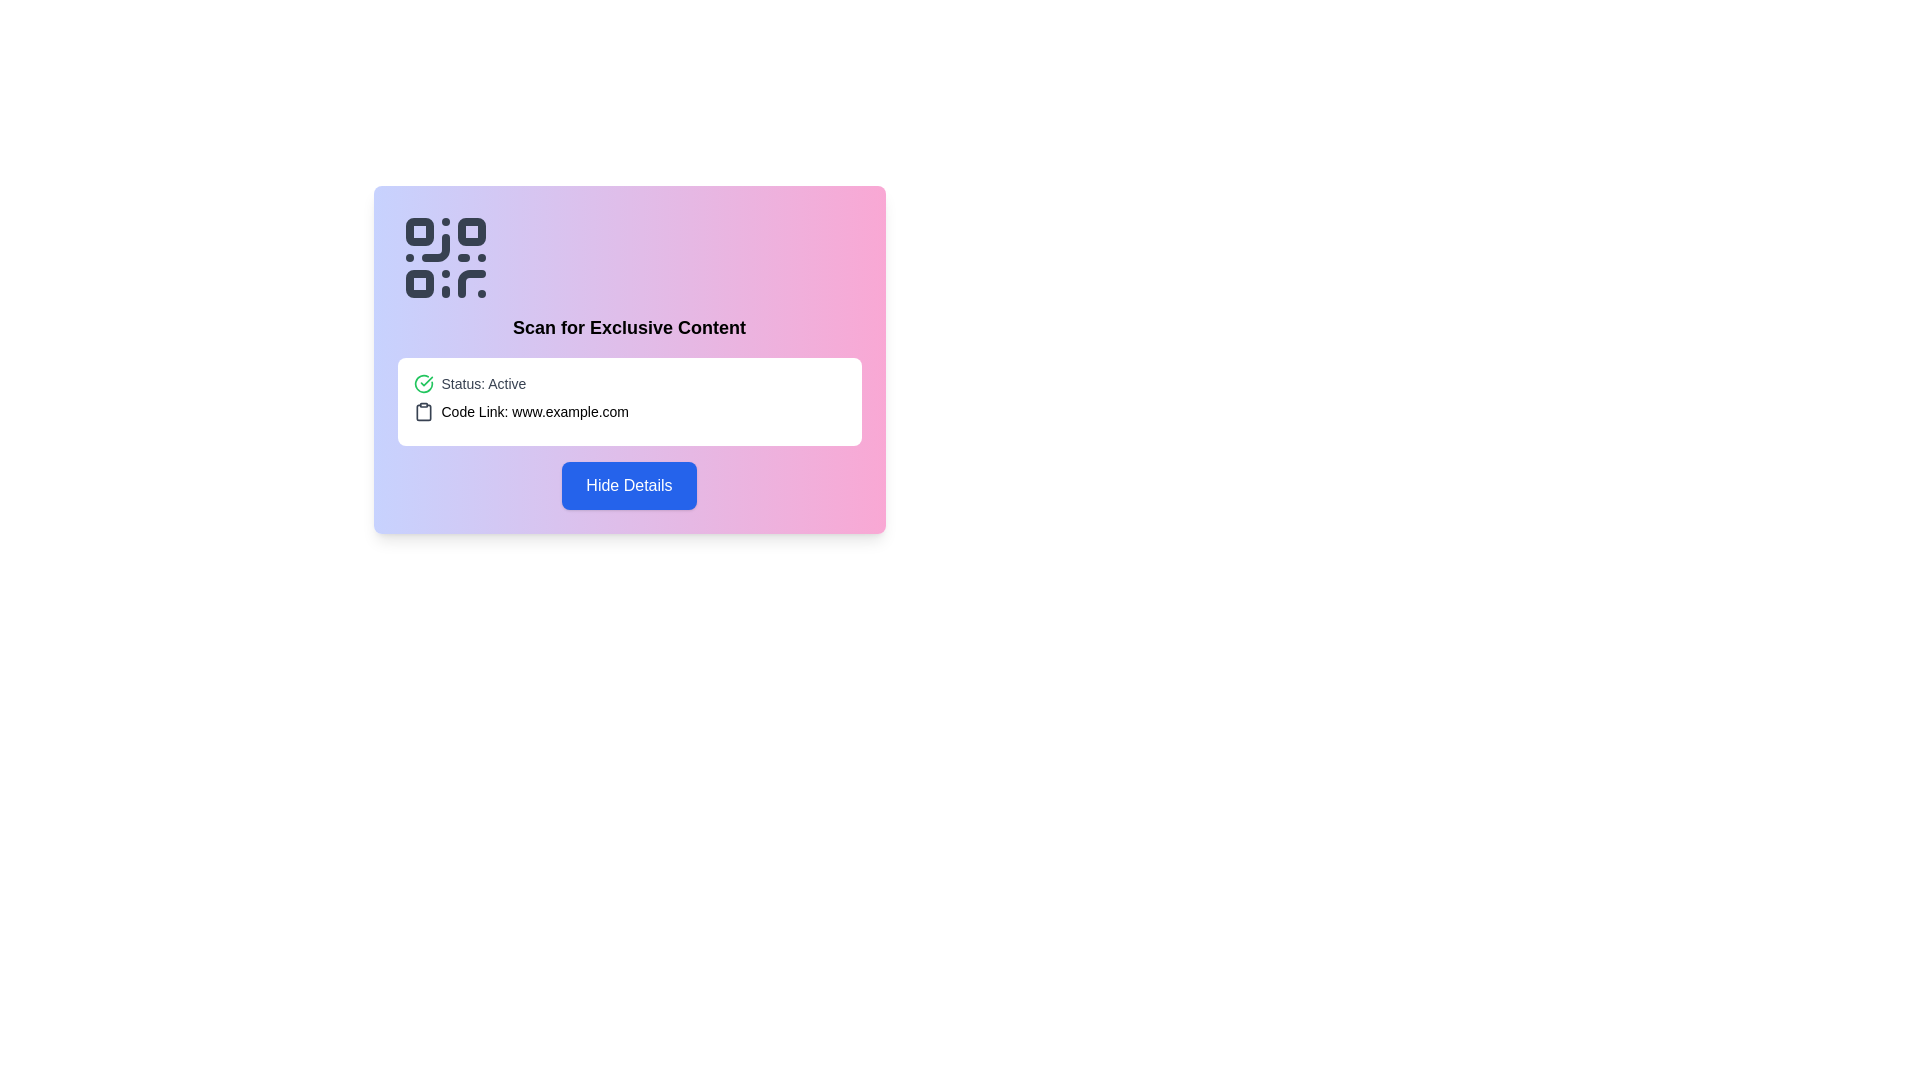 Image resolution: width=1920 pixels, height=1080 pixels. Describe the element at coordinates (470, 284) in the screenshot. I see `the curved stroke icon component of the QR code graphic located in the upper left section of the interface by clicking on its center point` at that location.